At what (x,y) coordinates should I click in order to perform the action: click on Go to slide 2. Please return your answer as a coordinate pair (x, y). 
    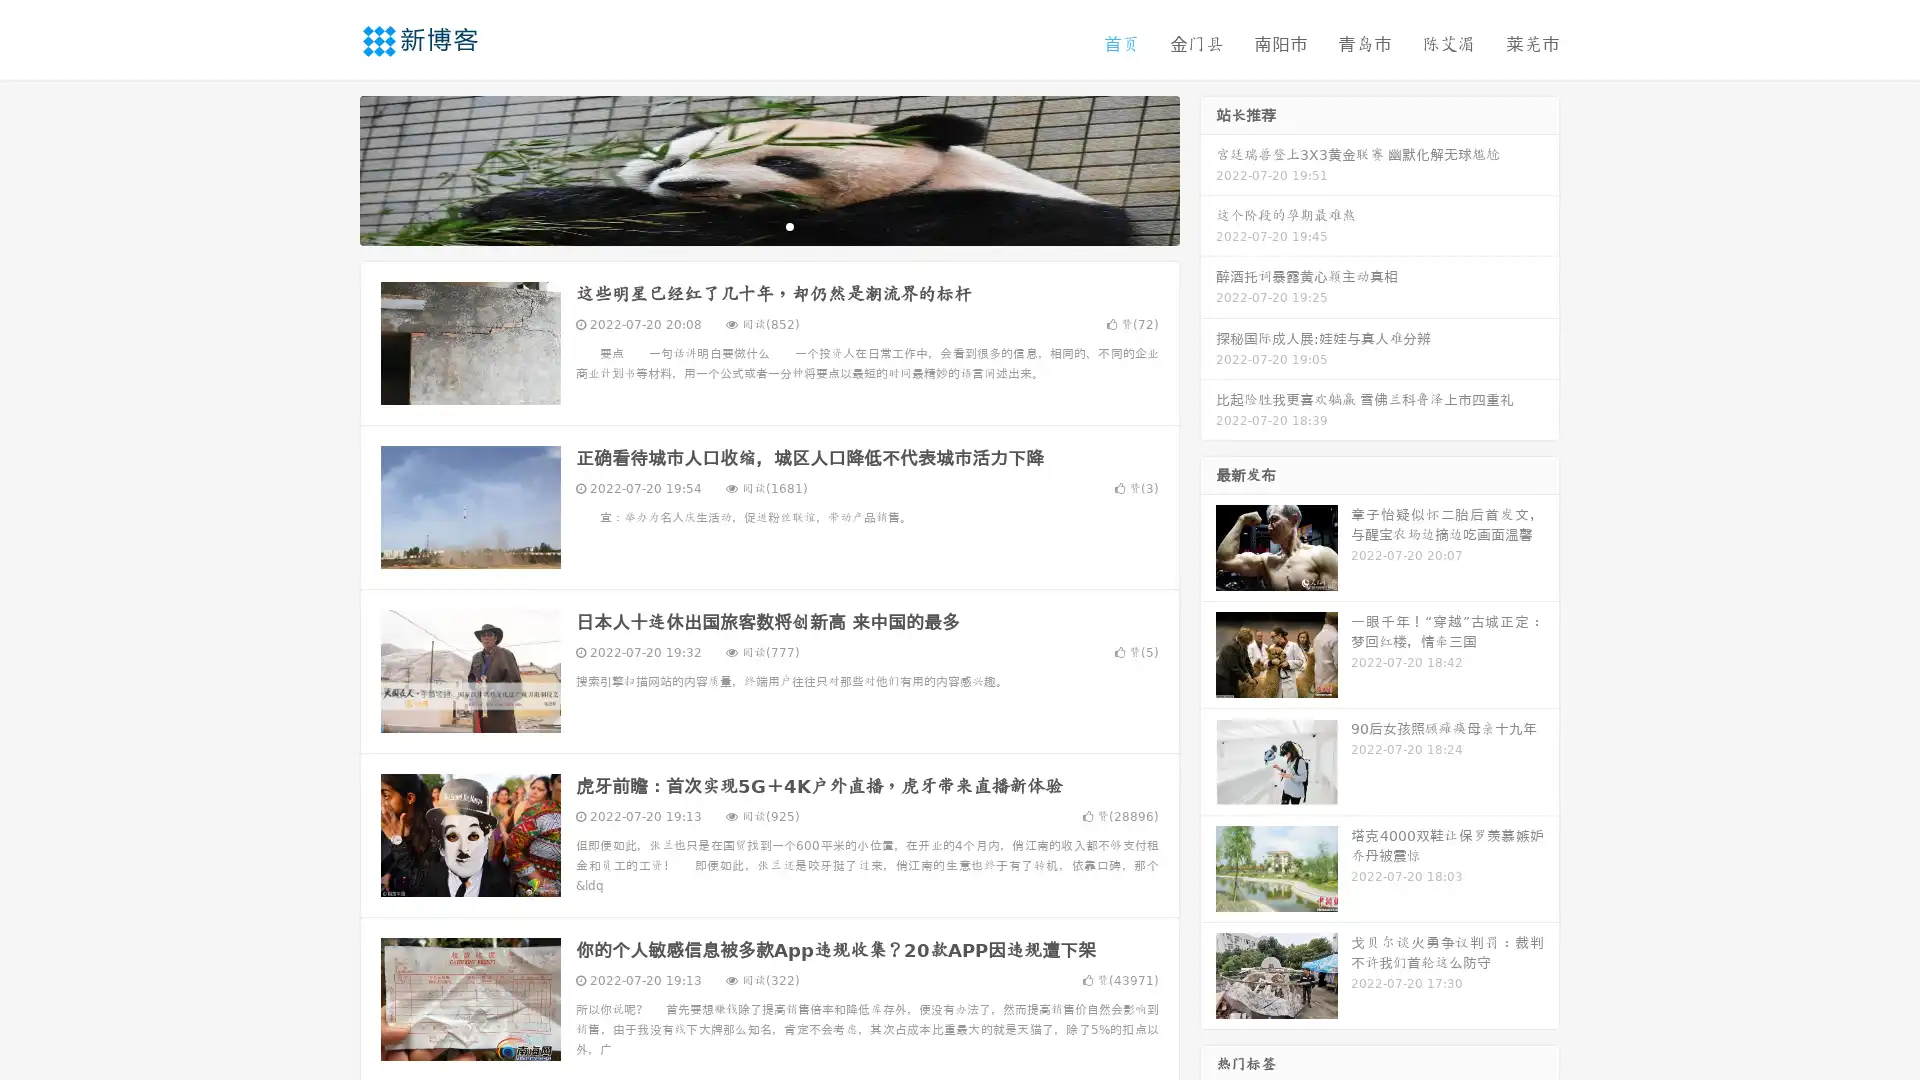
    Looking at the image, I should click on (768, 225).